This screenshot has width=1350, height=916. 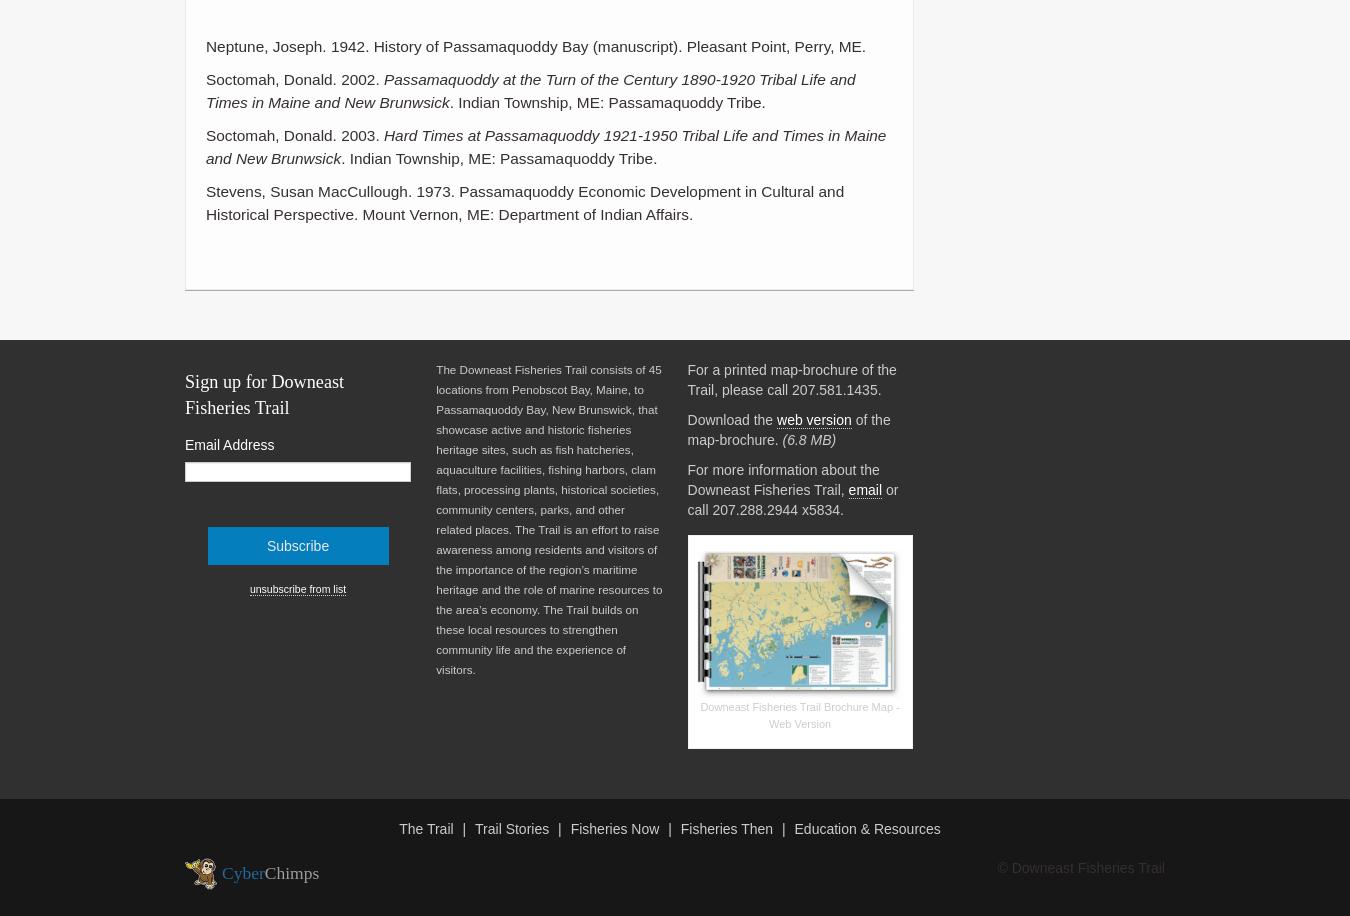 What do you see at coordinates (534, 45) in the screenshot?
I see `'Neptune, Joseph. 1942. History of Passamaquoddy Bay (manuscript). Pleasant Point, Perry, ME.'` at bounding box center [534, 45].